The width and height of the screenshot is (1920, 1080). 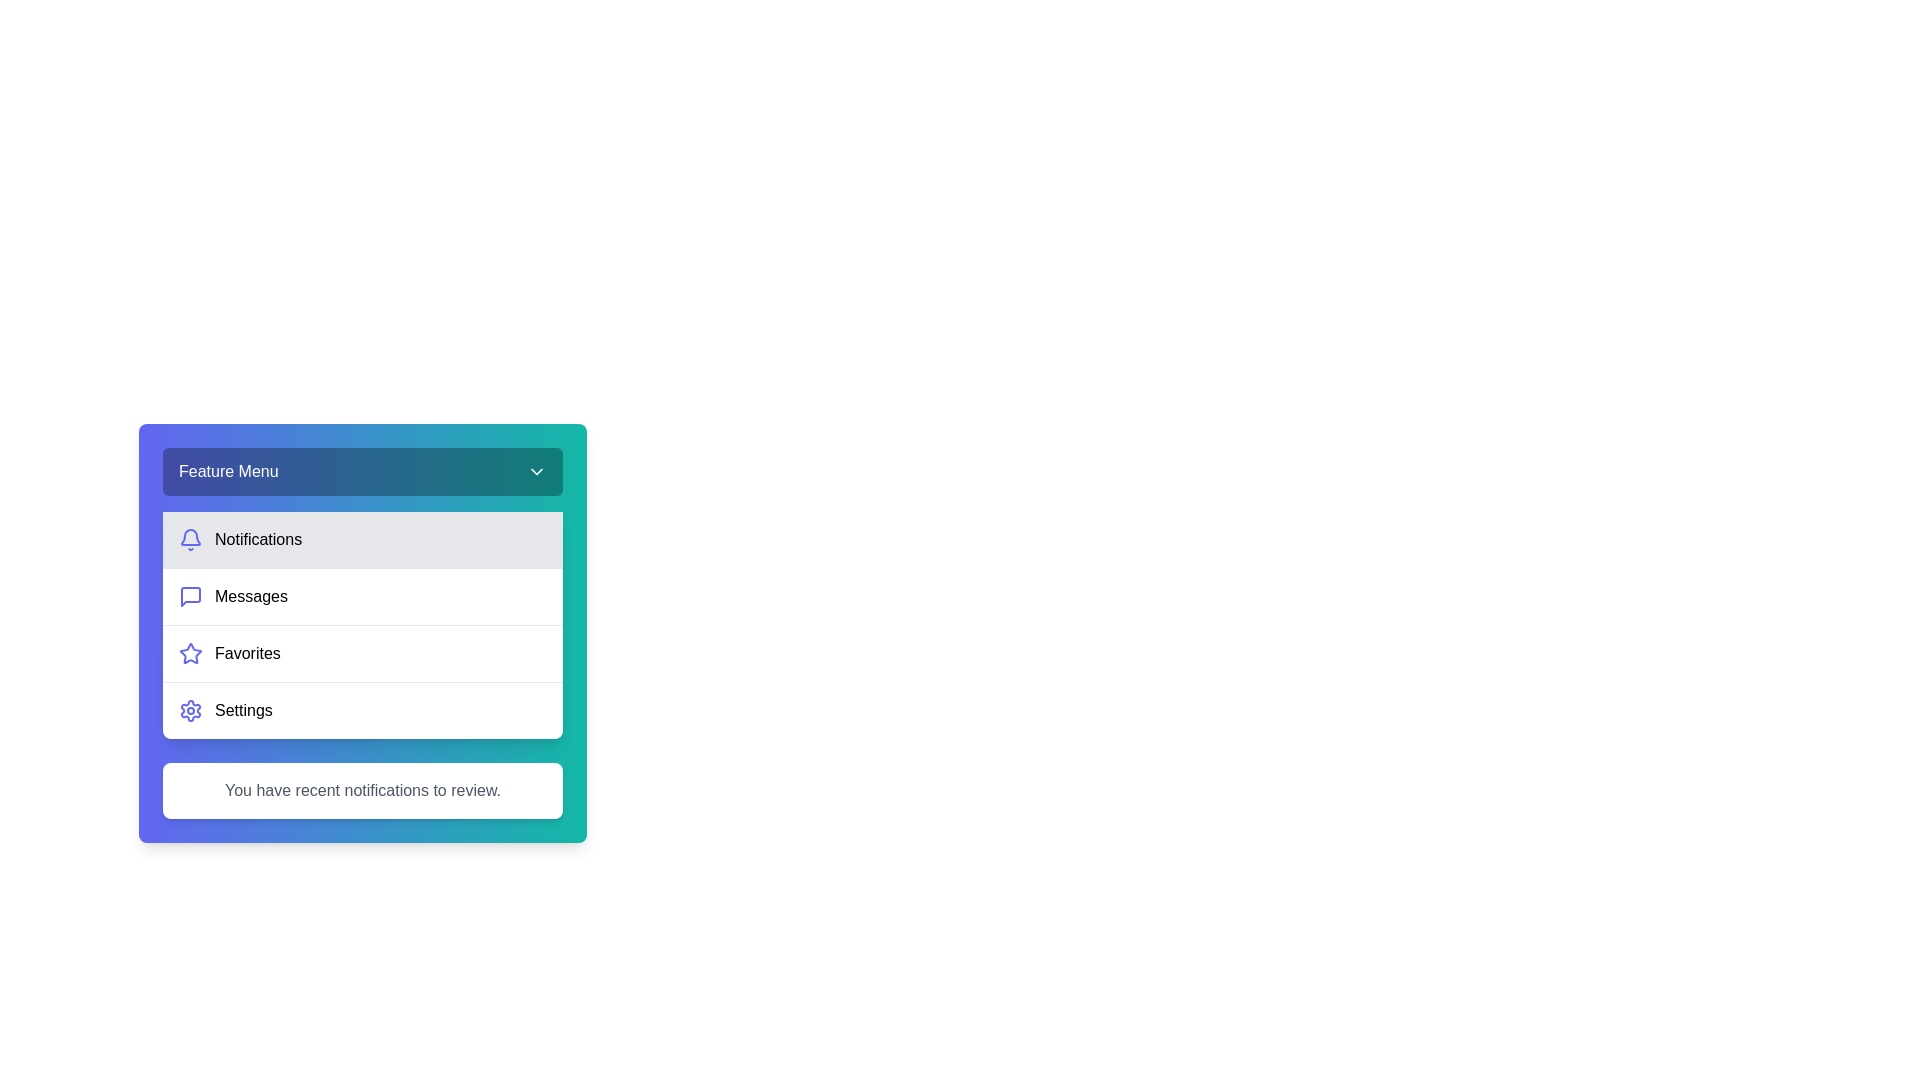 What do you see at coordinates (363, 789) in the screenshot?
I see `the static text element displaying 'You have recent notifications to review.', which is centered in a white box with rounded corners near the bottom of the vertical menu interface` at bounding box center [363, 789].